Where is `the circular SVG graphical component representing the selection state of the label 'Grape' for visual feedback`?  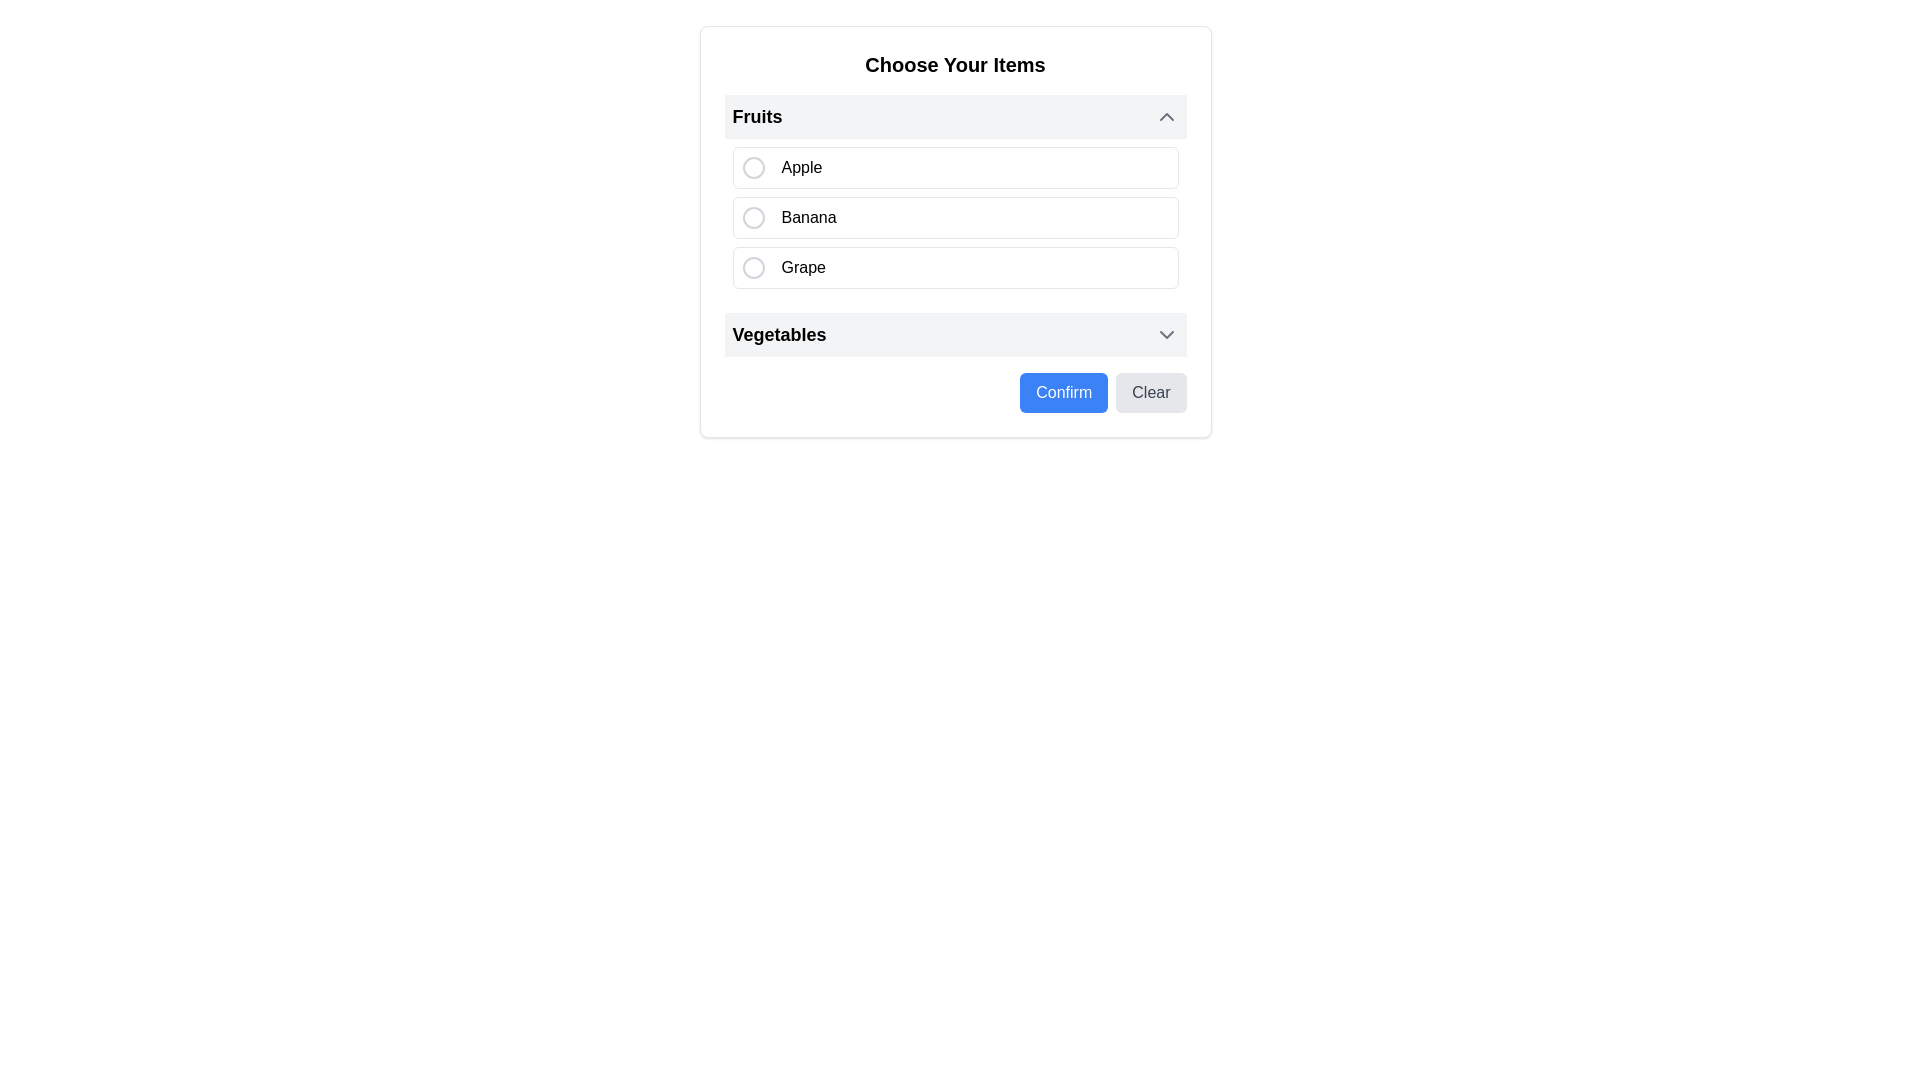 the circular SVG graphical component representing the selection state of the label 'Grape' for visual feedback is located at coordinates (752, 266).